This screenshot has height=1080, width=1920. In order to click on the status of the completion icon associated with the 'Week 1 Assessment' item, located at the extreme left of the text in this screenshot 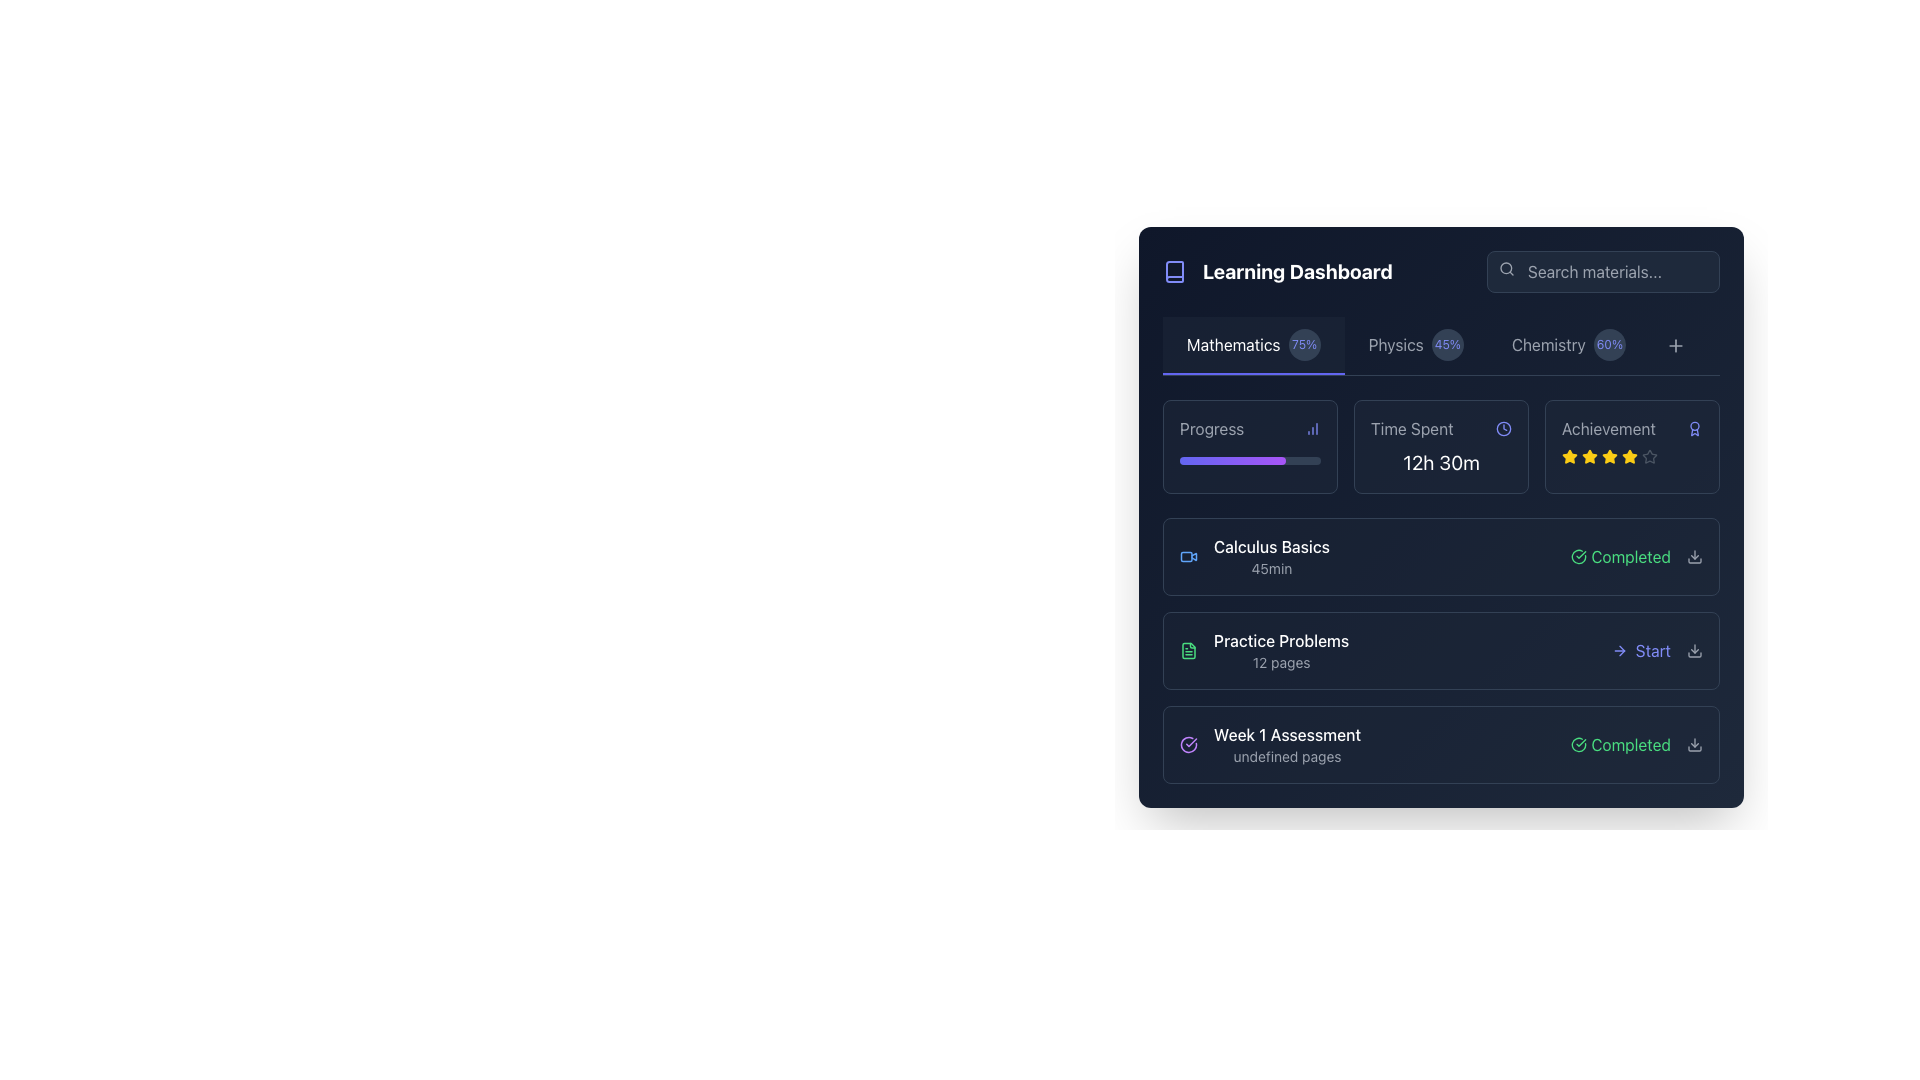, I will do `click(1189, 744)`.